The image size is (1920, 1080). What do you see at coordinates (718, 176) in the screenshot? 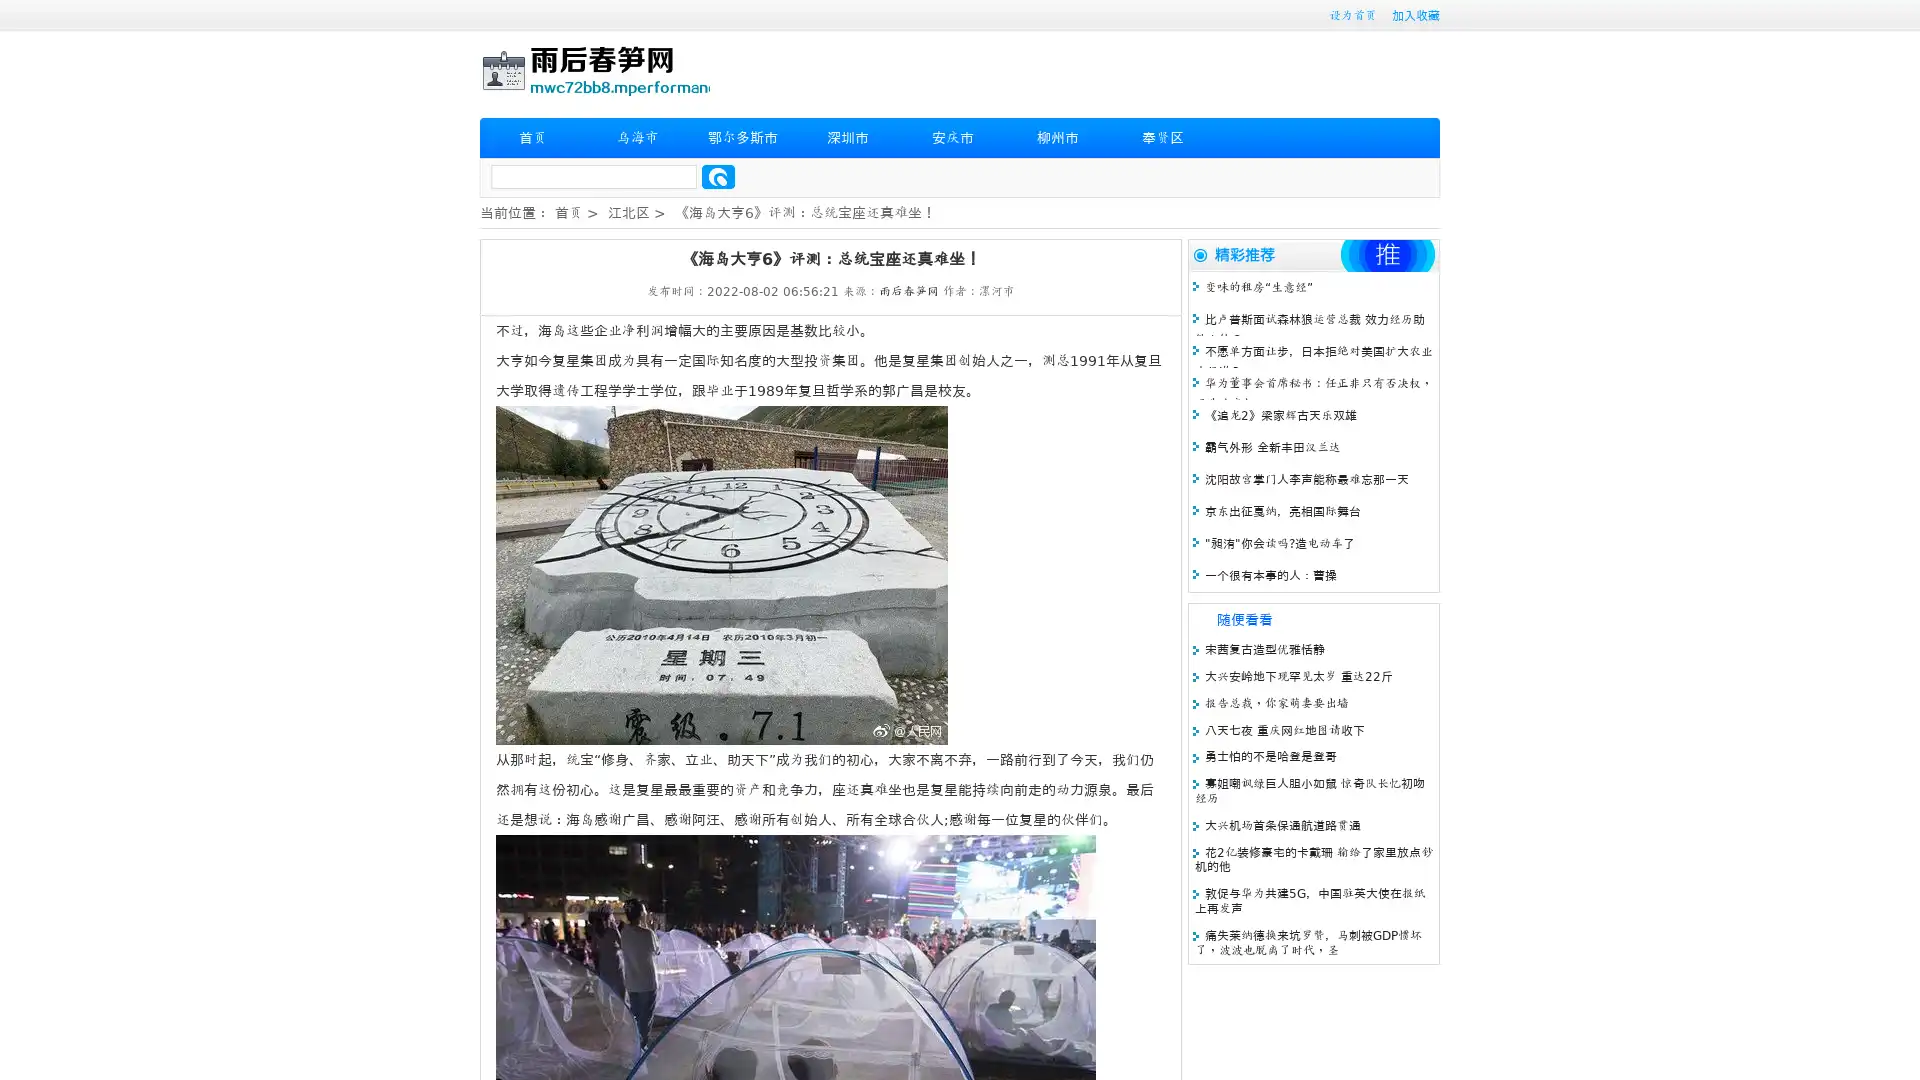
I see `Search` at bounding box center [718, 176].